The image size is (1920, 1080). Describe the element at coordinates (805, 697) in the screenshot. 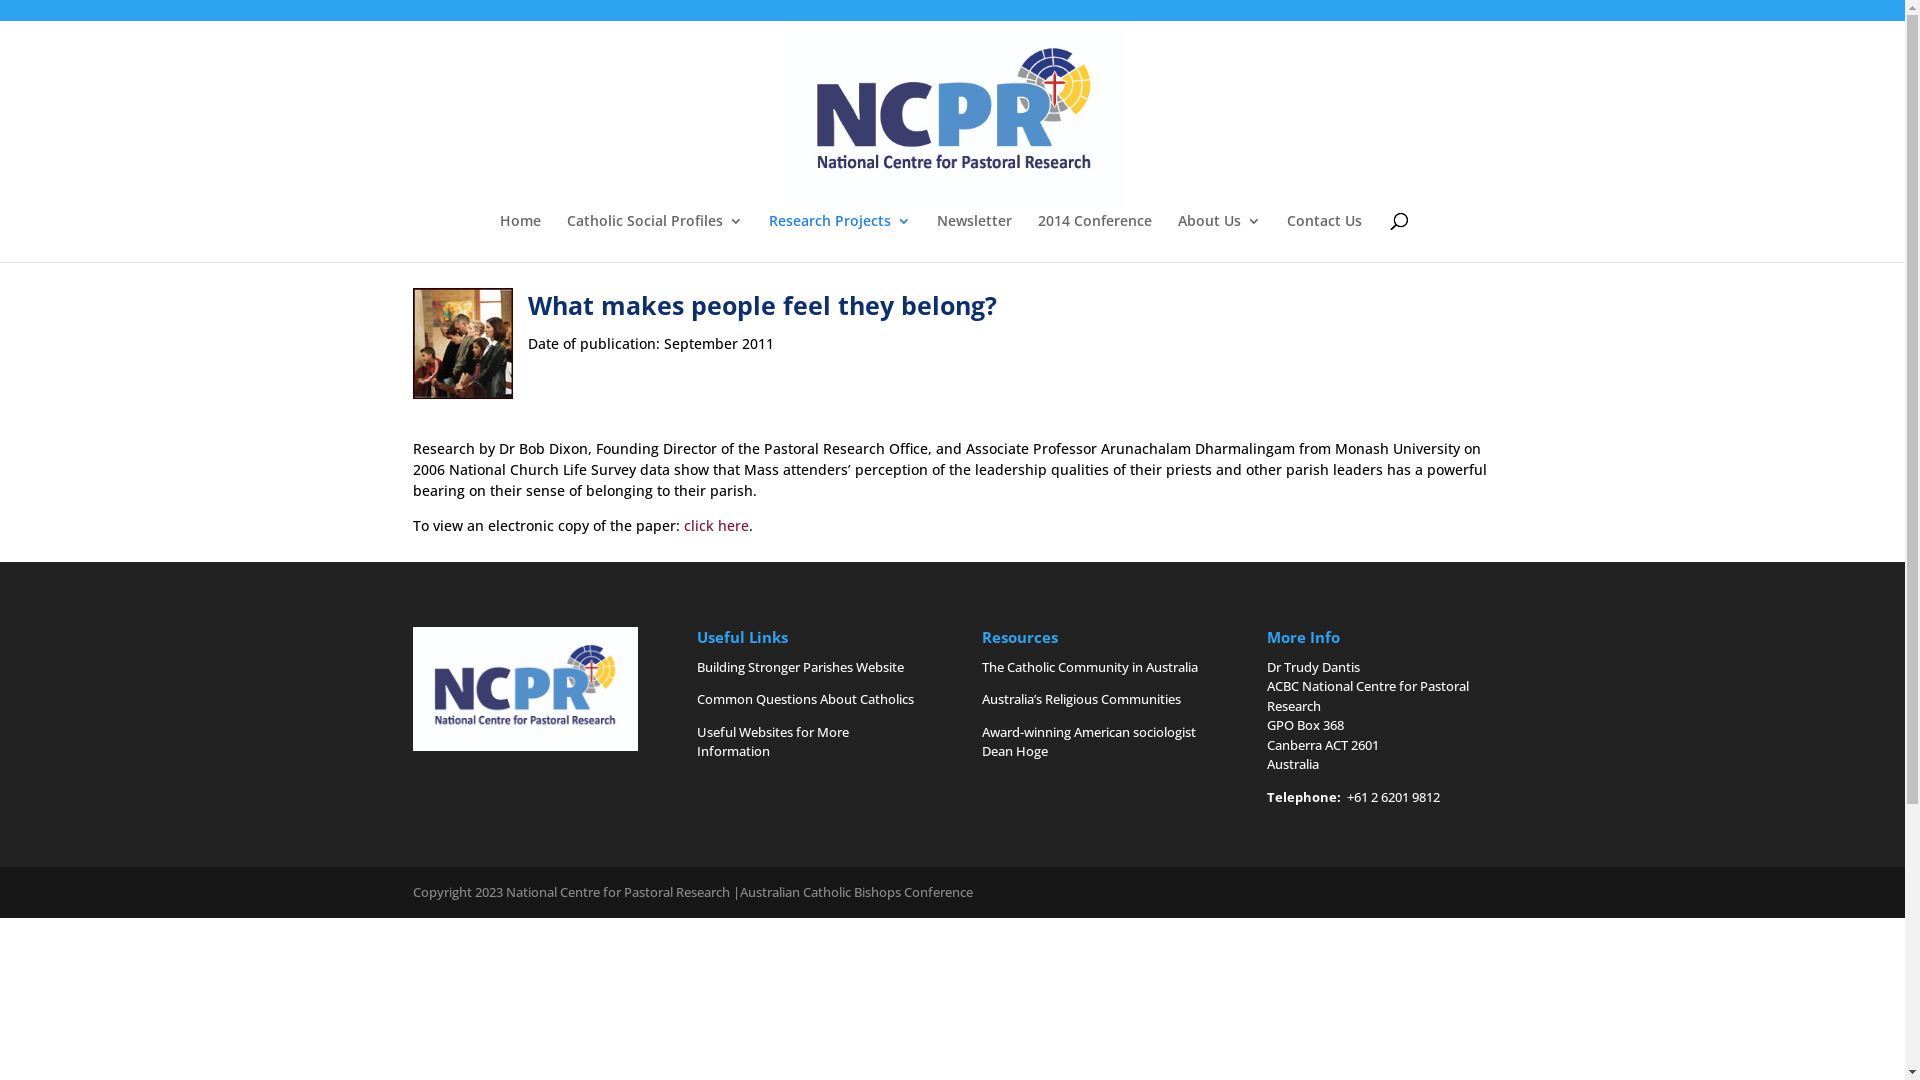

I see `'Common Questions About Catholics'` at that location.